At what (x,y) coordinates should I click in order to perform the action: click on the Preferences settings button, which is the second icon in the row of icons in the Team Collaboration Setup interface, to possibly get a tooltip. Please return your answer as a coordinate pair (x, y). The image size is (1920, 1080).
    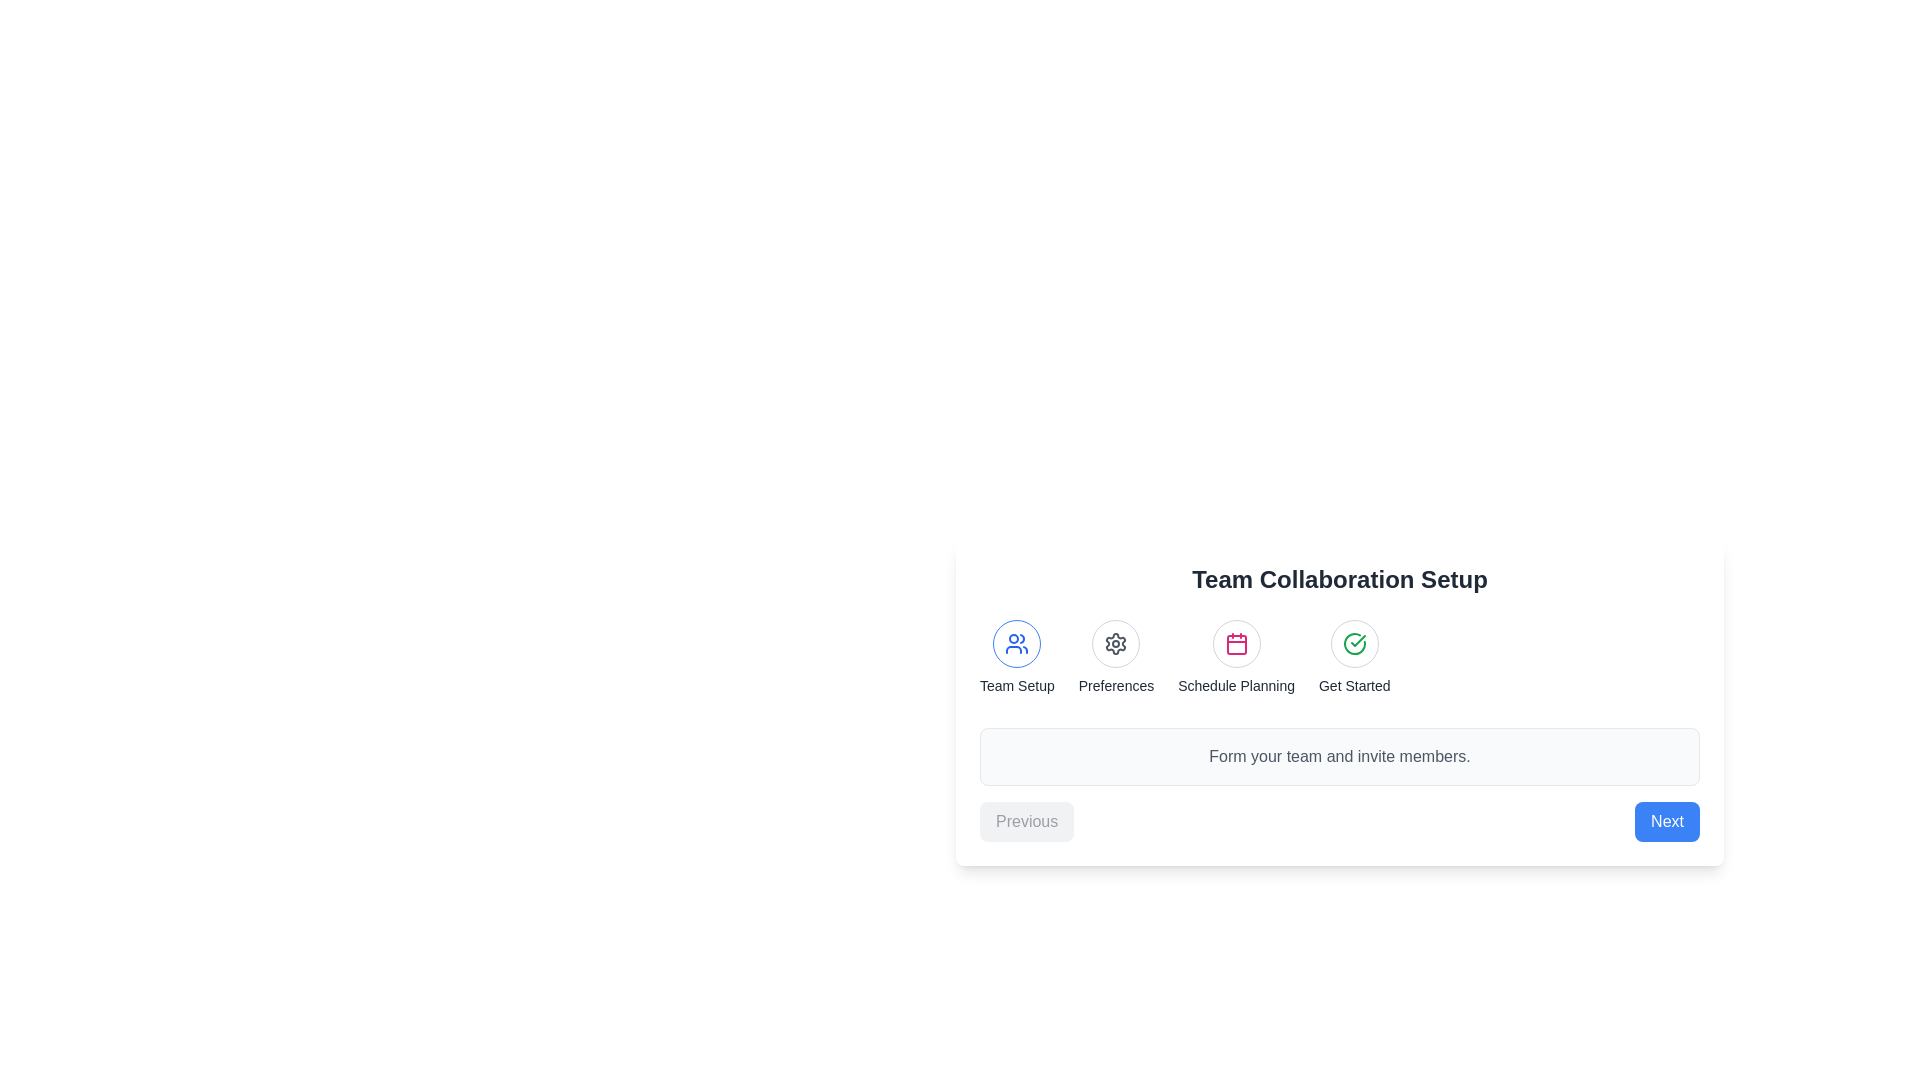
    Looking at the image, I should click on (1115, 644).